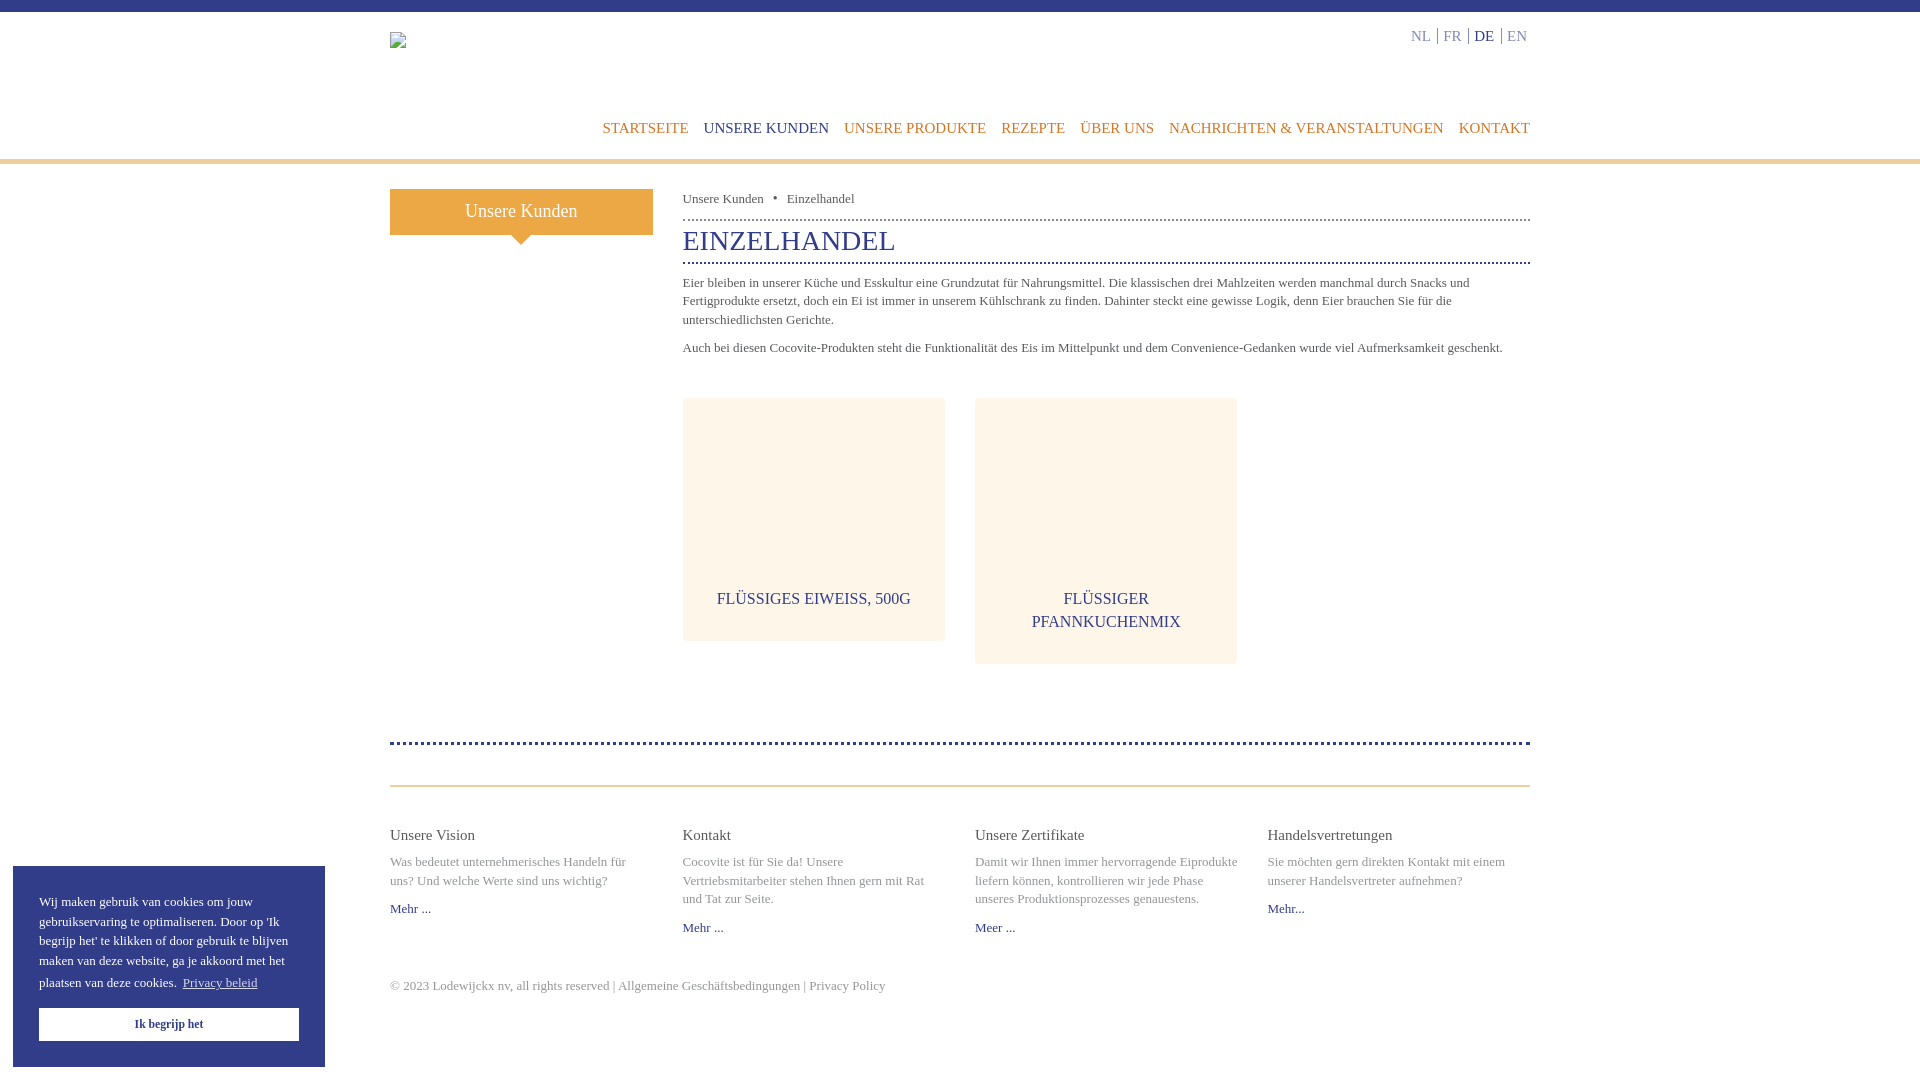 Image resolution: width=1920 pixels, height=1080 pixels. I want to click on 'Mehr ...', so click(681, 927).